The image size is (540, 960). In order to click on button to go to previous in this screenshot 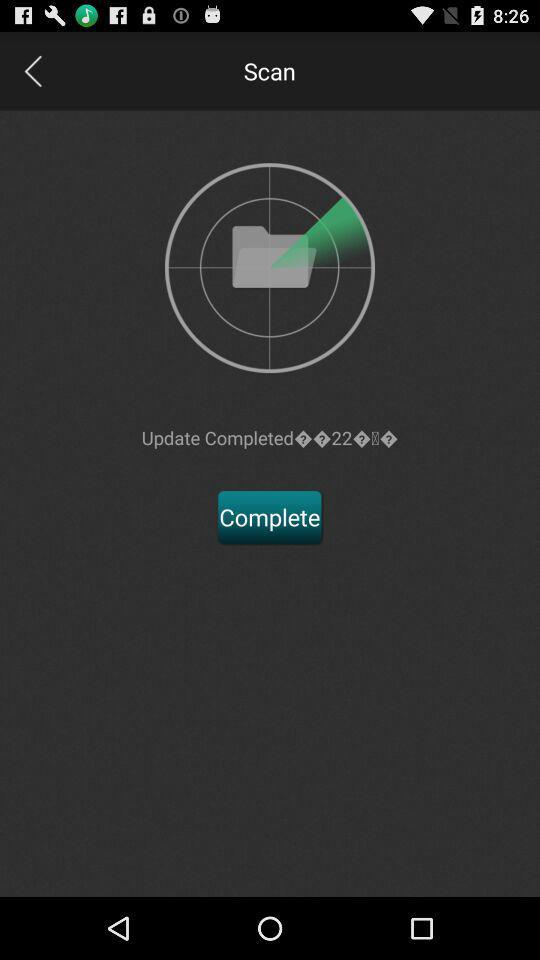, I will do `click(31, 70)`.